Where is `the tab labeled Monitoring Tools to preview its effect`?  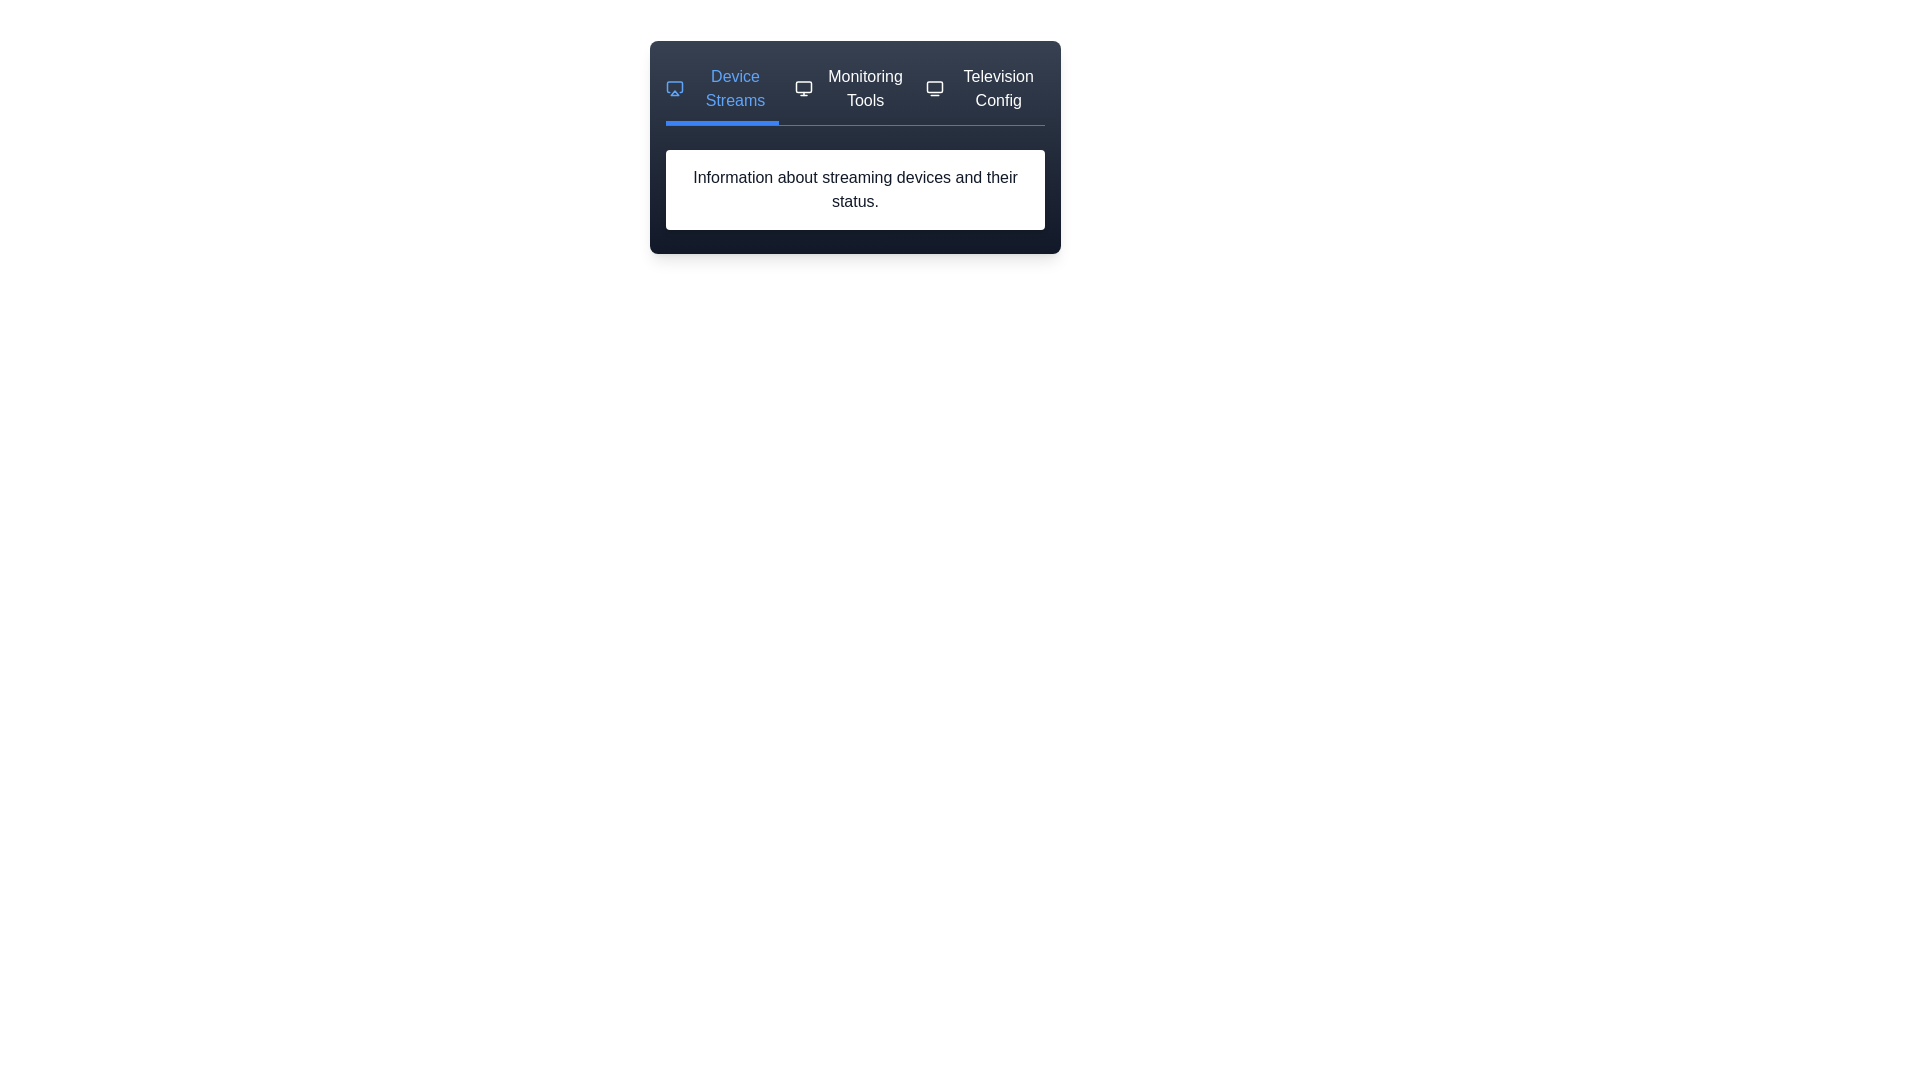
the tab labeled Monitoring Tools to preview its effect is located at coordinates (851, 95).